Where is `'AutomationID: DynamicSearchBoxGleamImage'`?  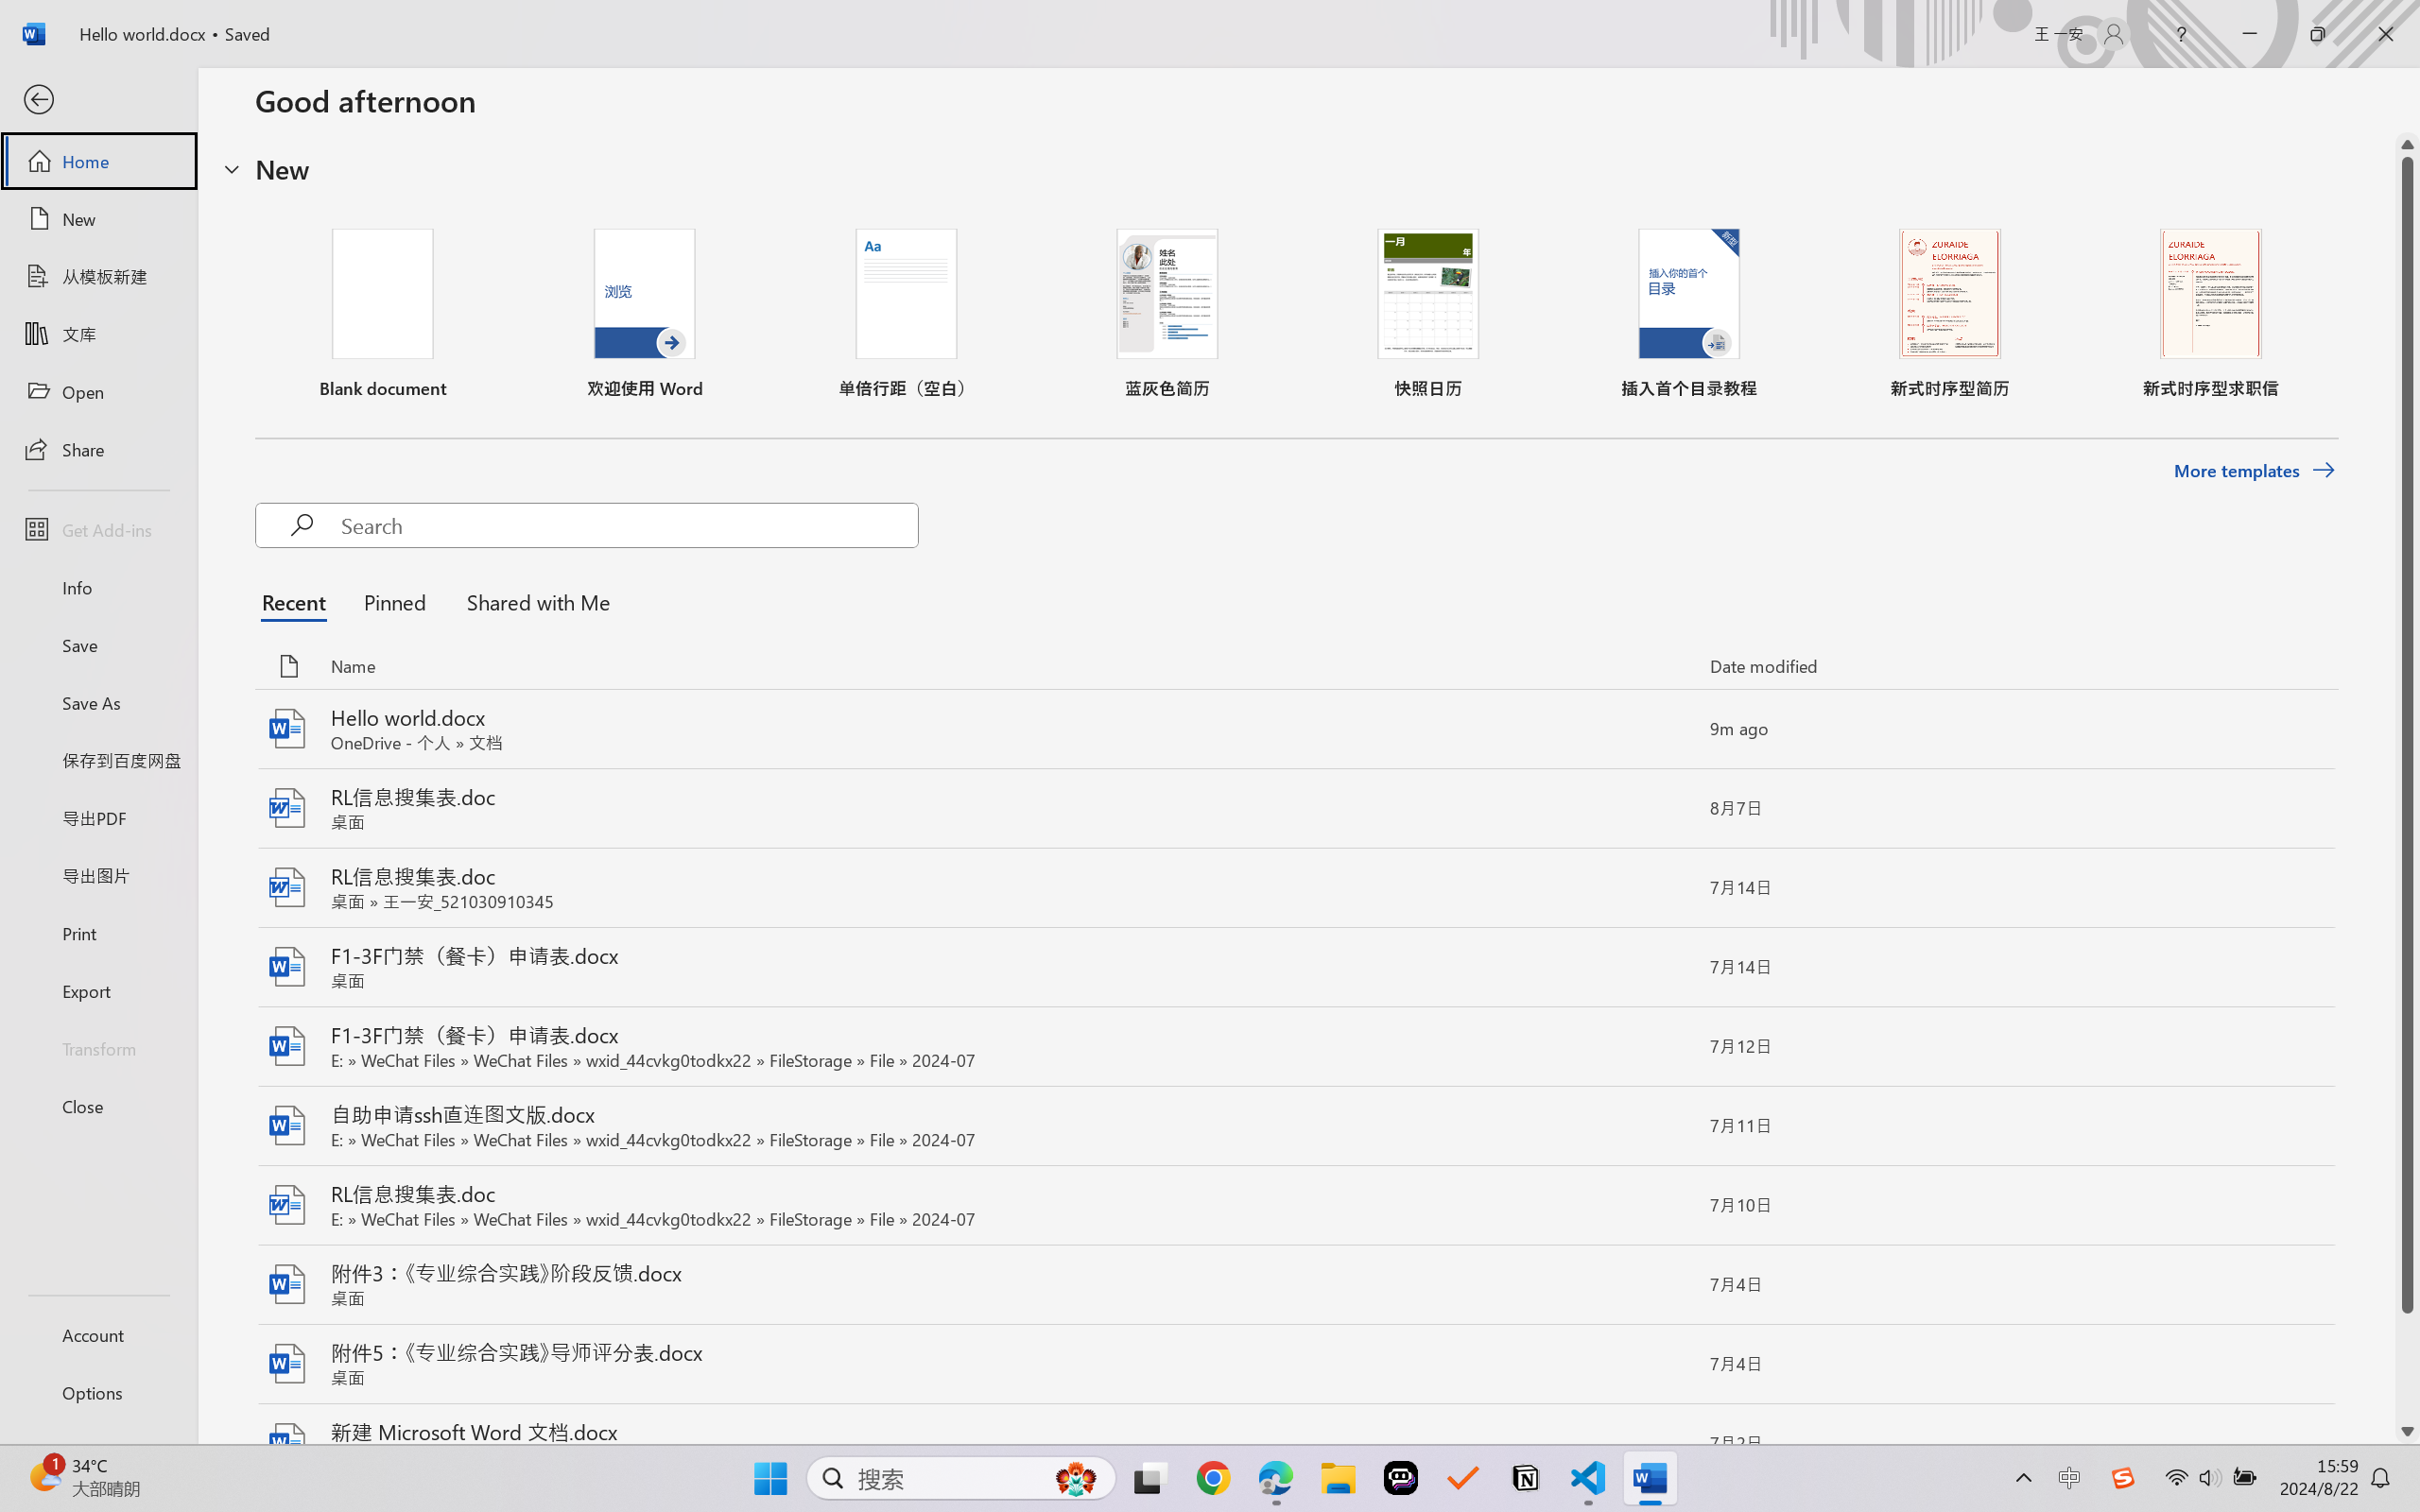 'AutomationID: DynamicSearchBoxGleamImage' is located at coordinates (1076, 1478).